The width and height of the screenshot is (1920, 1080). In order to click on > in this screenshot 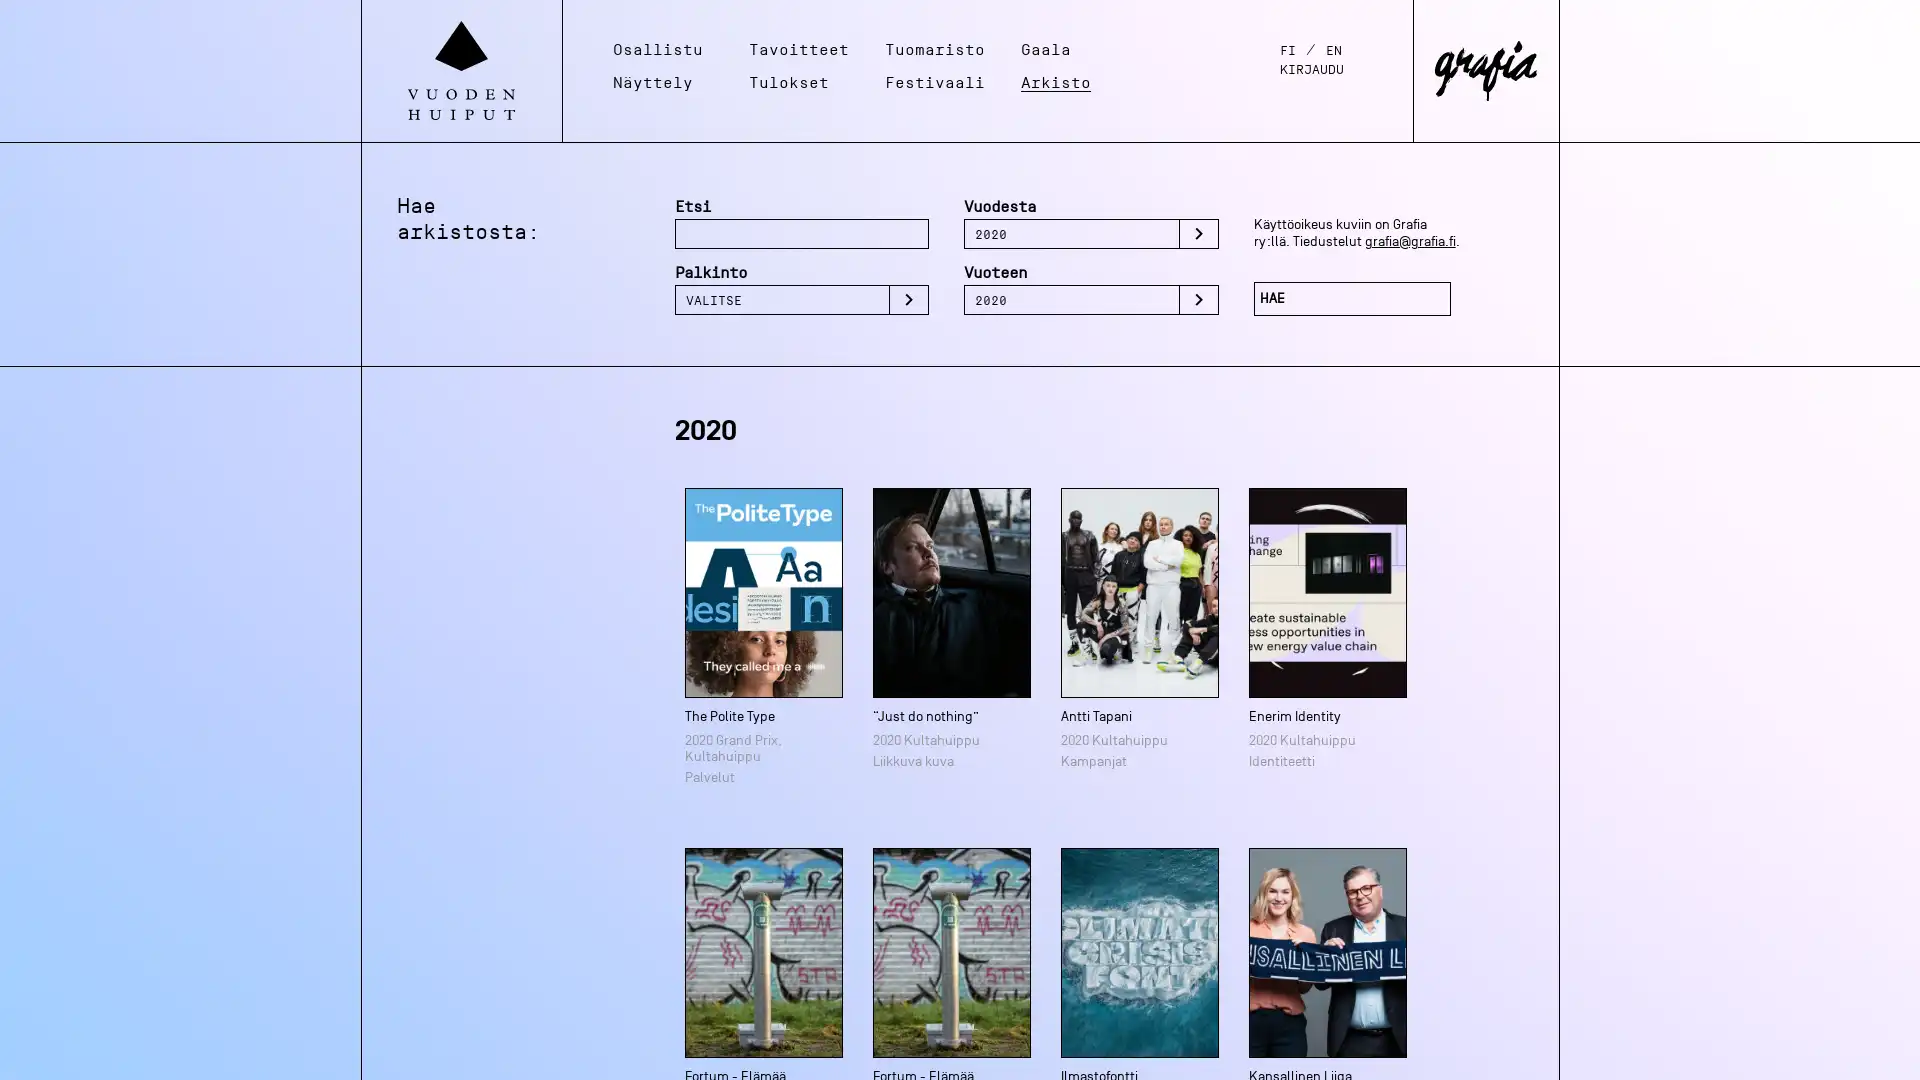, I will do `click(1198, 233)`.